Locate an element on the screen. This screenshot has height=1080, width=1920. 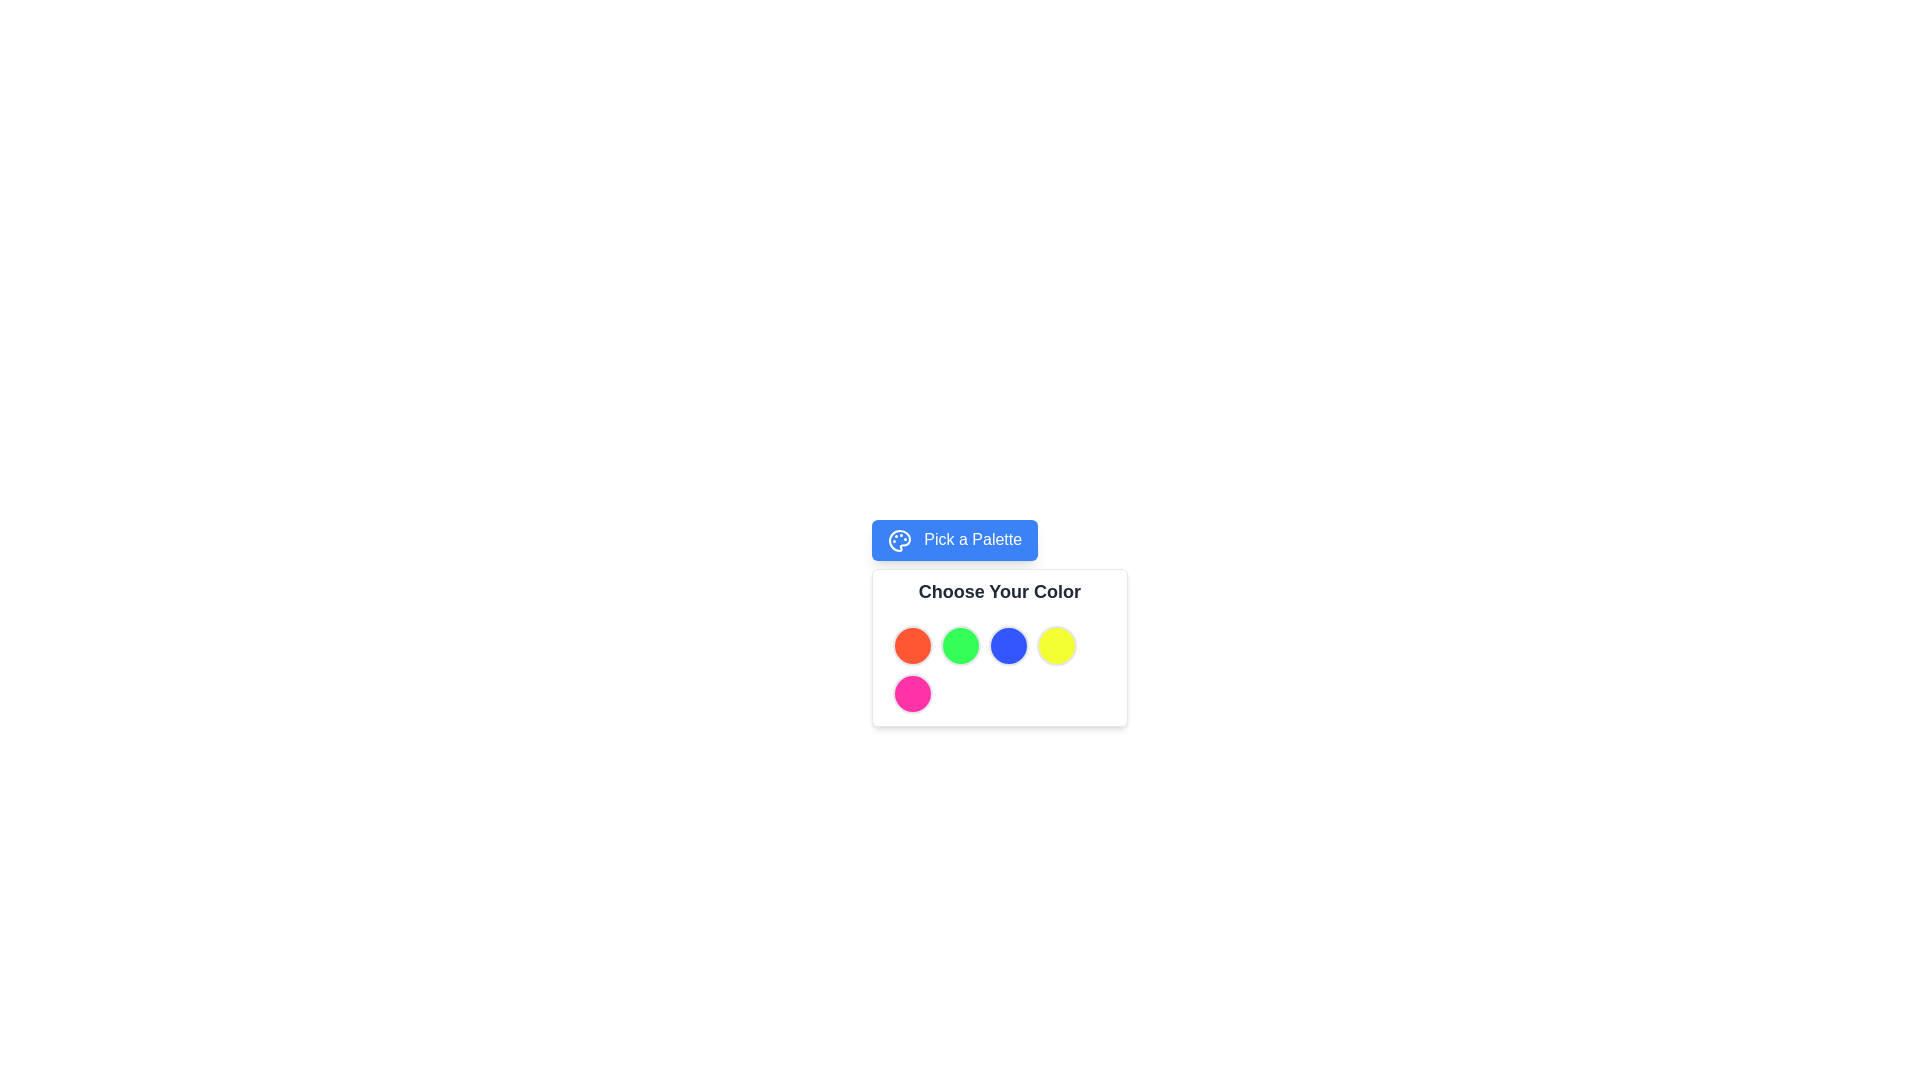
the fourth button in the top row of the color selection grid is located at coordinates (1055, 645).